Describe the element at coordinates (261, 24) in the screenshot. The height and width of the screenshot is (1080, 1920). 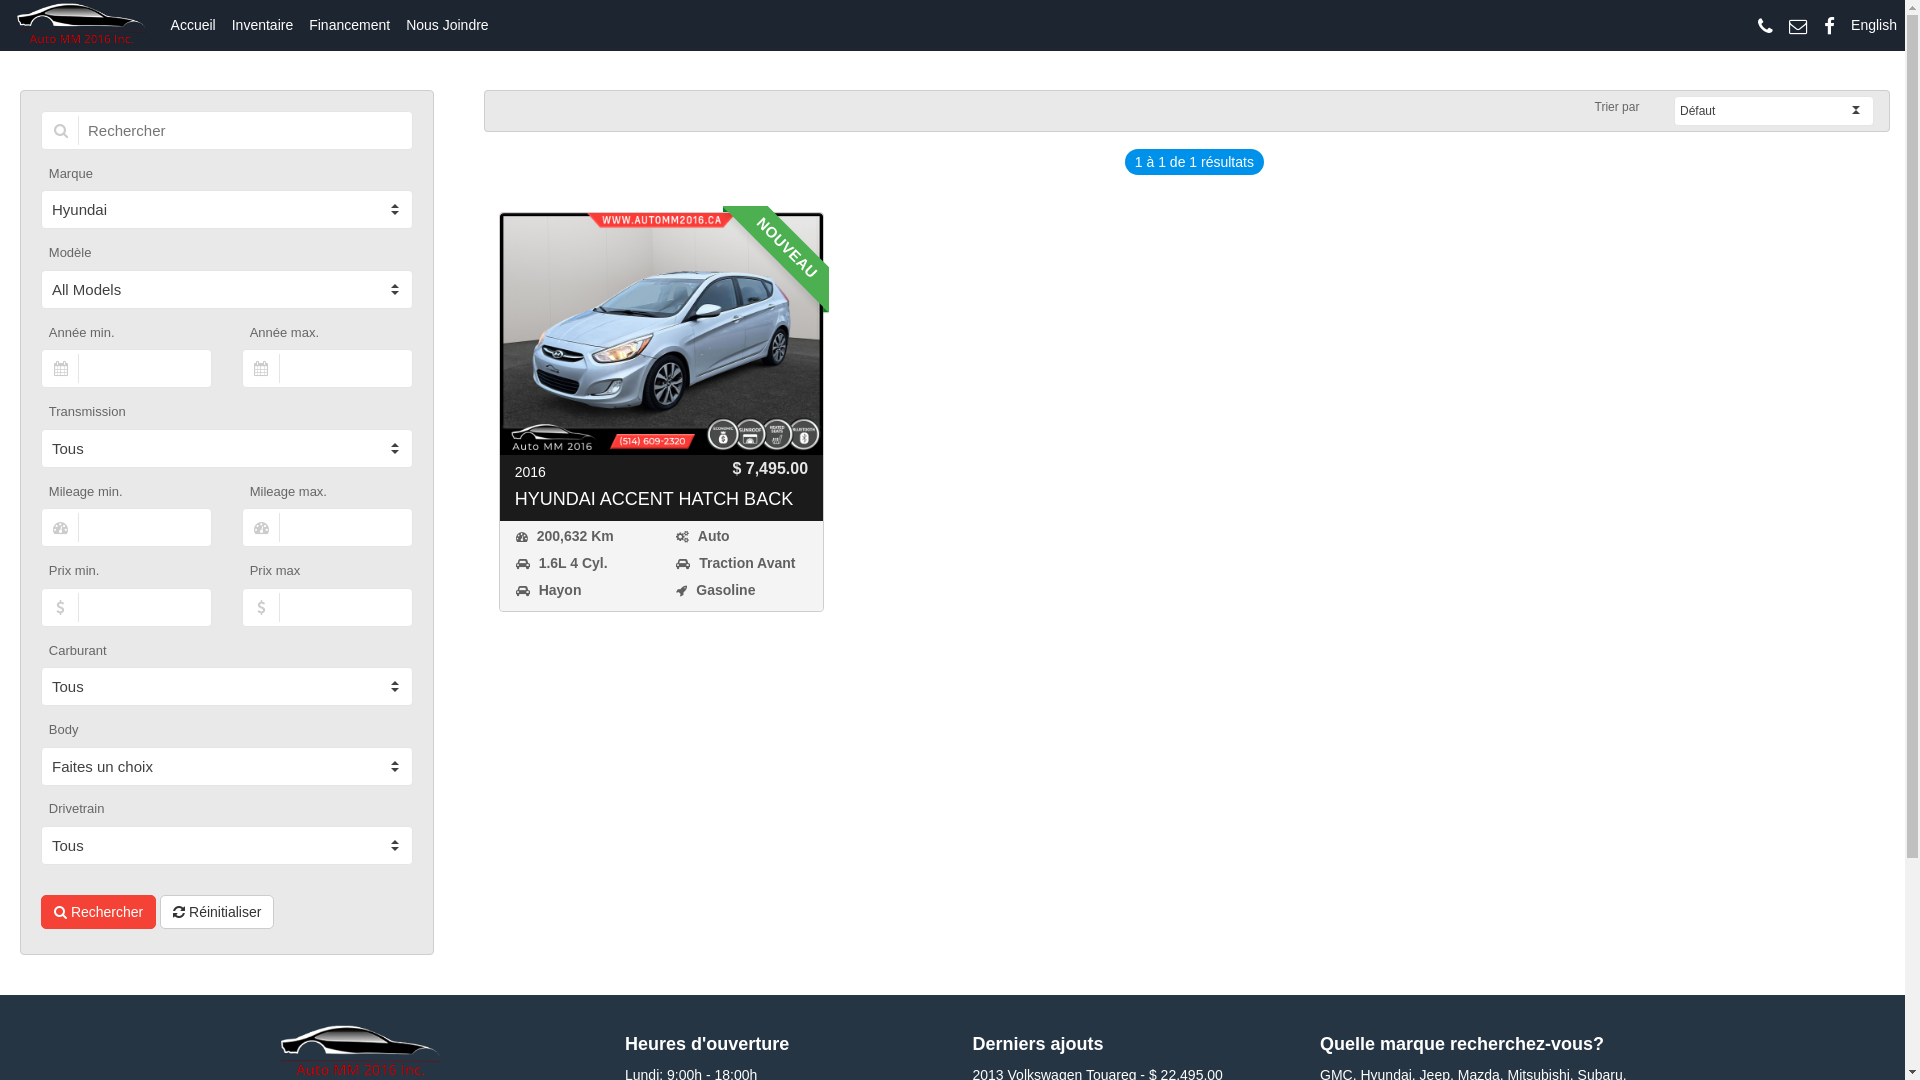
I see `'Inventaire'` at that location.